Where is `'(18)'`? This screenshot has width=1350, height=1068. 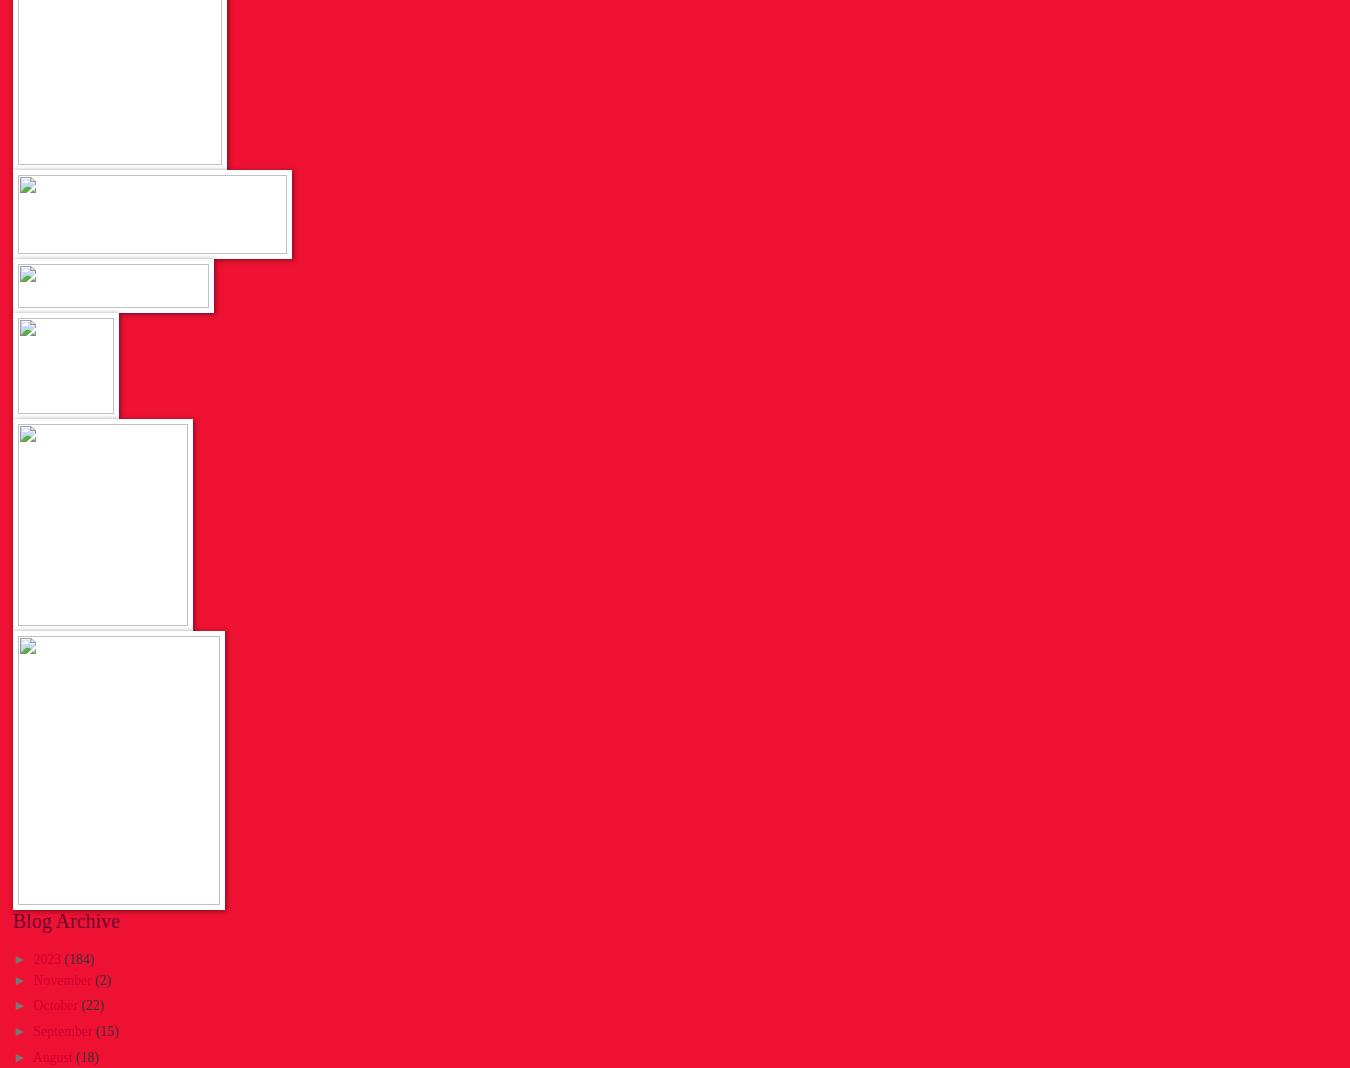
'(18)' is located at coordinates (86, 1056).